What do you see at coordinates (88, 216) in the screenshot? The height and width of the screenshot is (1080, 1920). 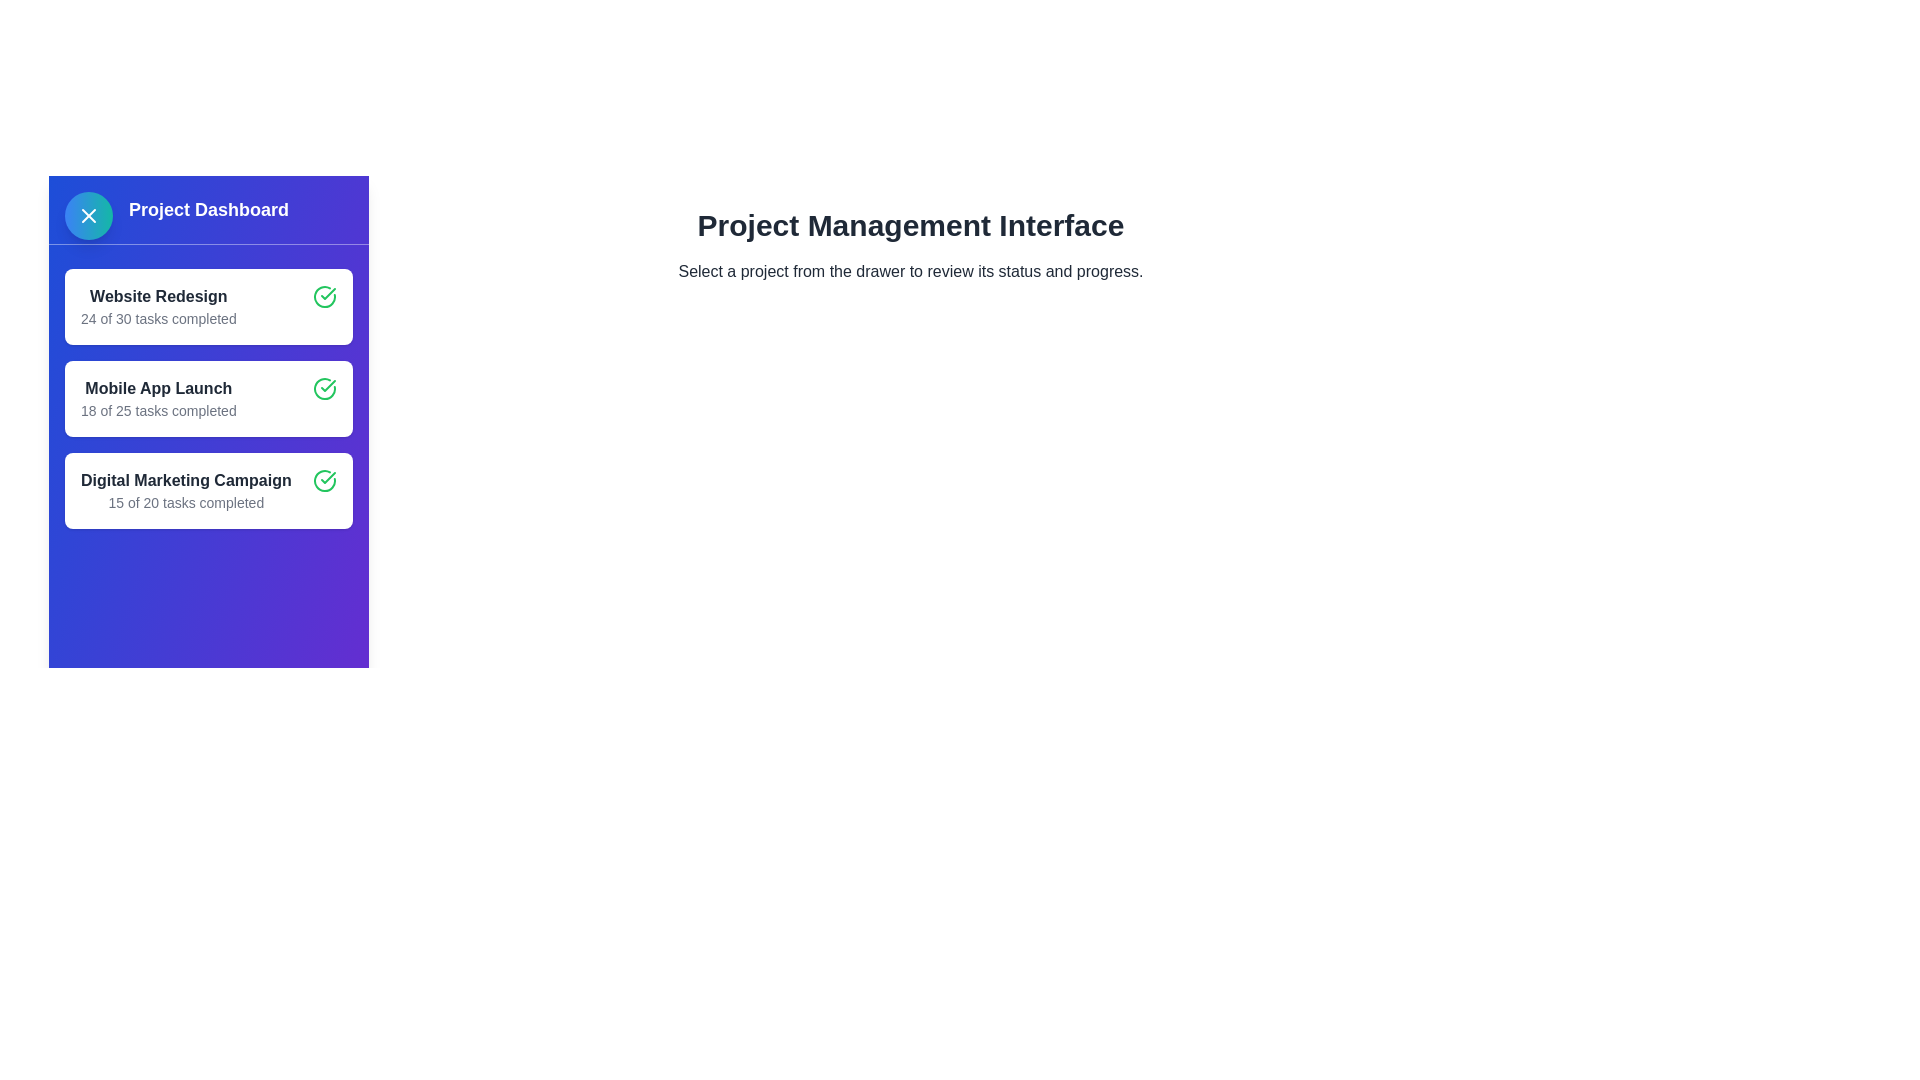 I see `the button at the top-left corner to toggle the visibility of the drawer` at bounding box center [88, 216].